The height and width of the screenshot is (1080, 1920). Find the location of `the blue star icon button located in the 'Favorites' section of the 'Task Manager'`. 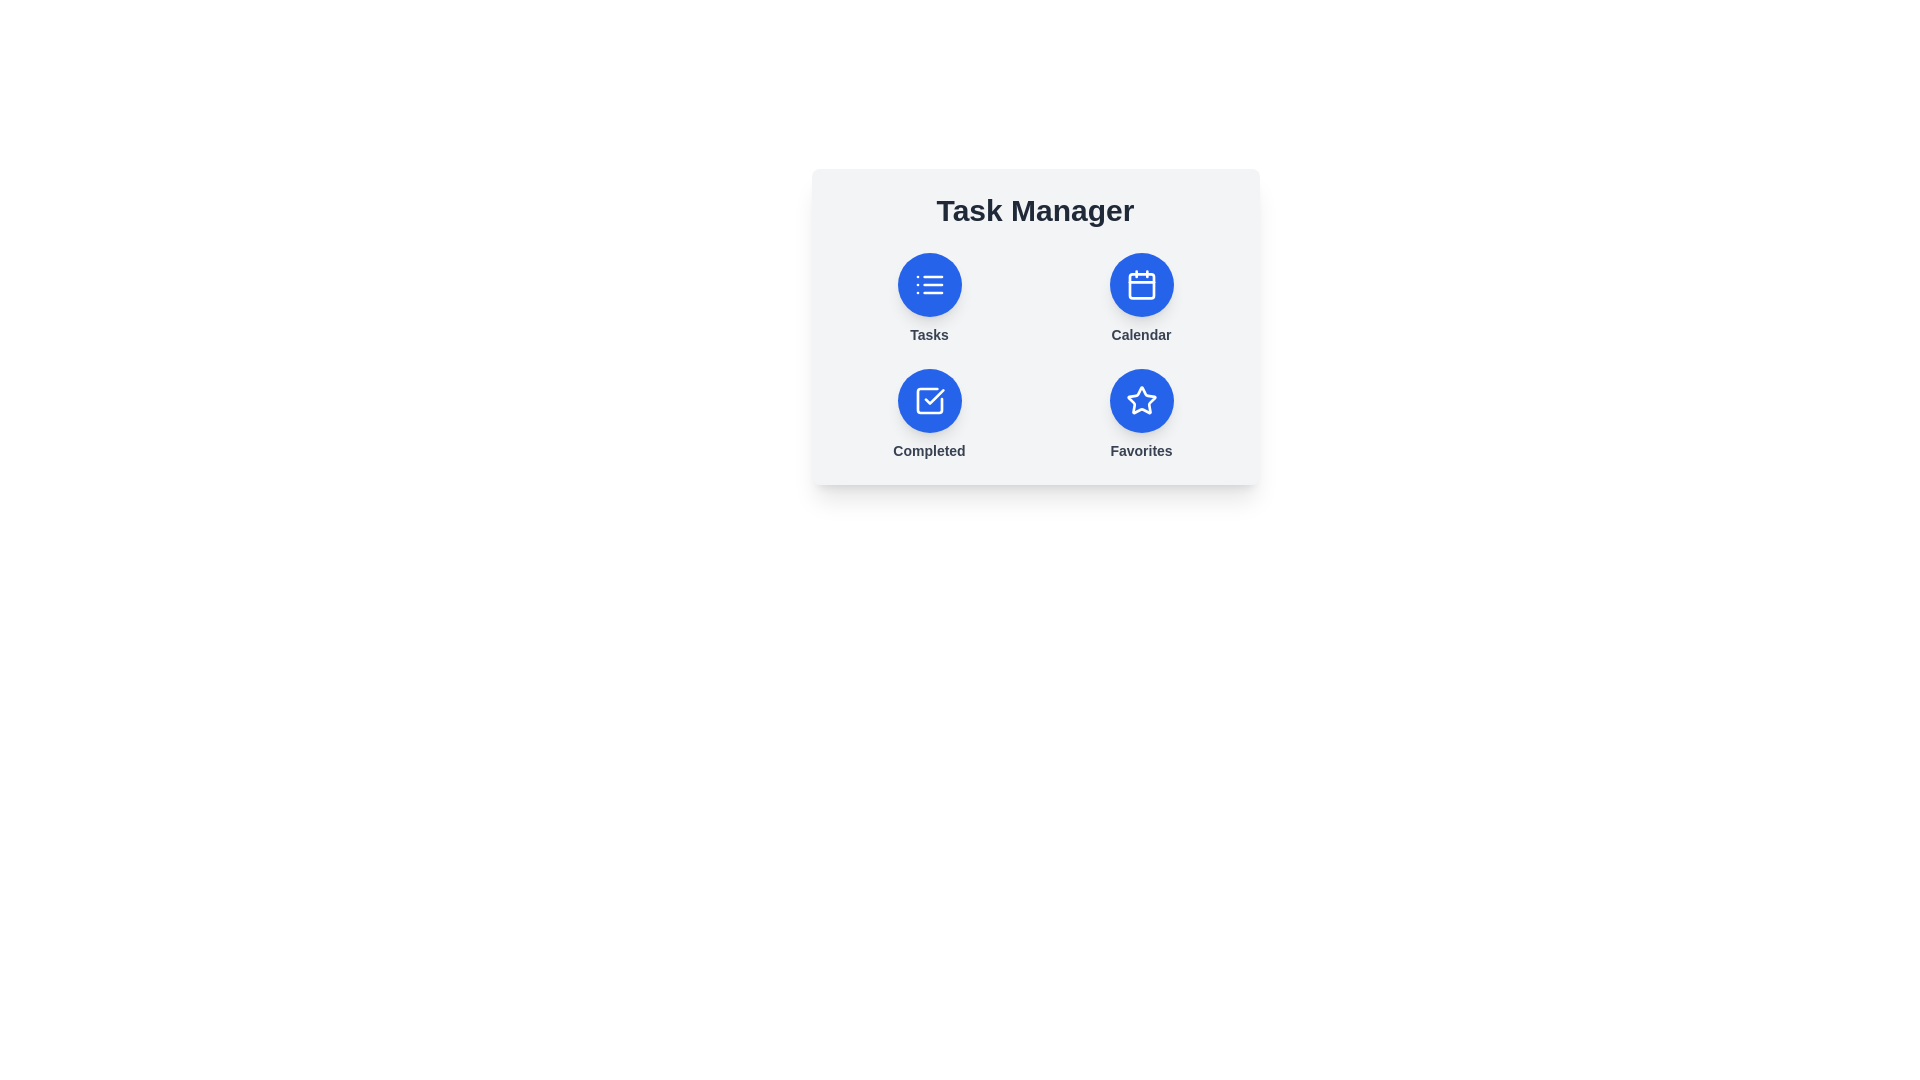

the blue star icon button located in the 'Favorites' section of the 'Task Manager' is located at coordinates (1141, 400).